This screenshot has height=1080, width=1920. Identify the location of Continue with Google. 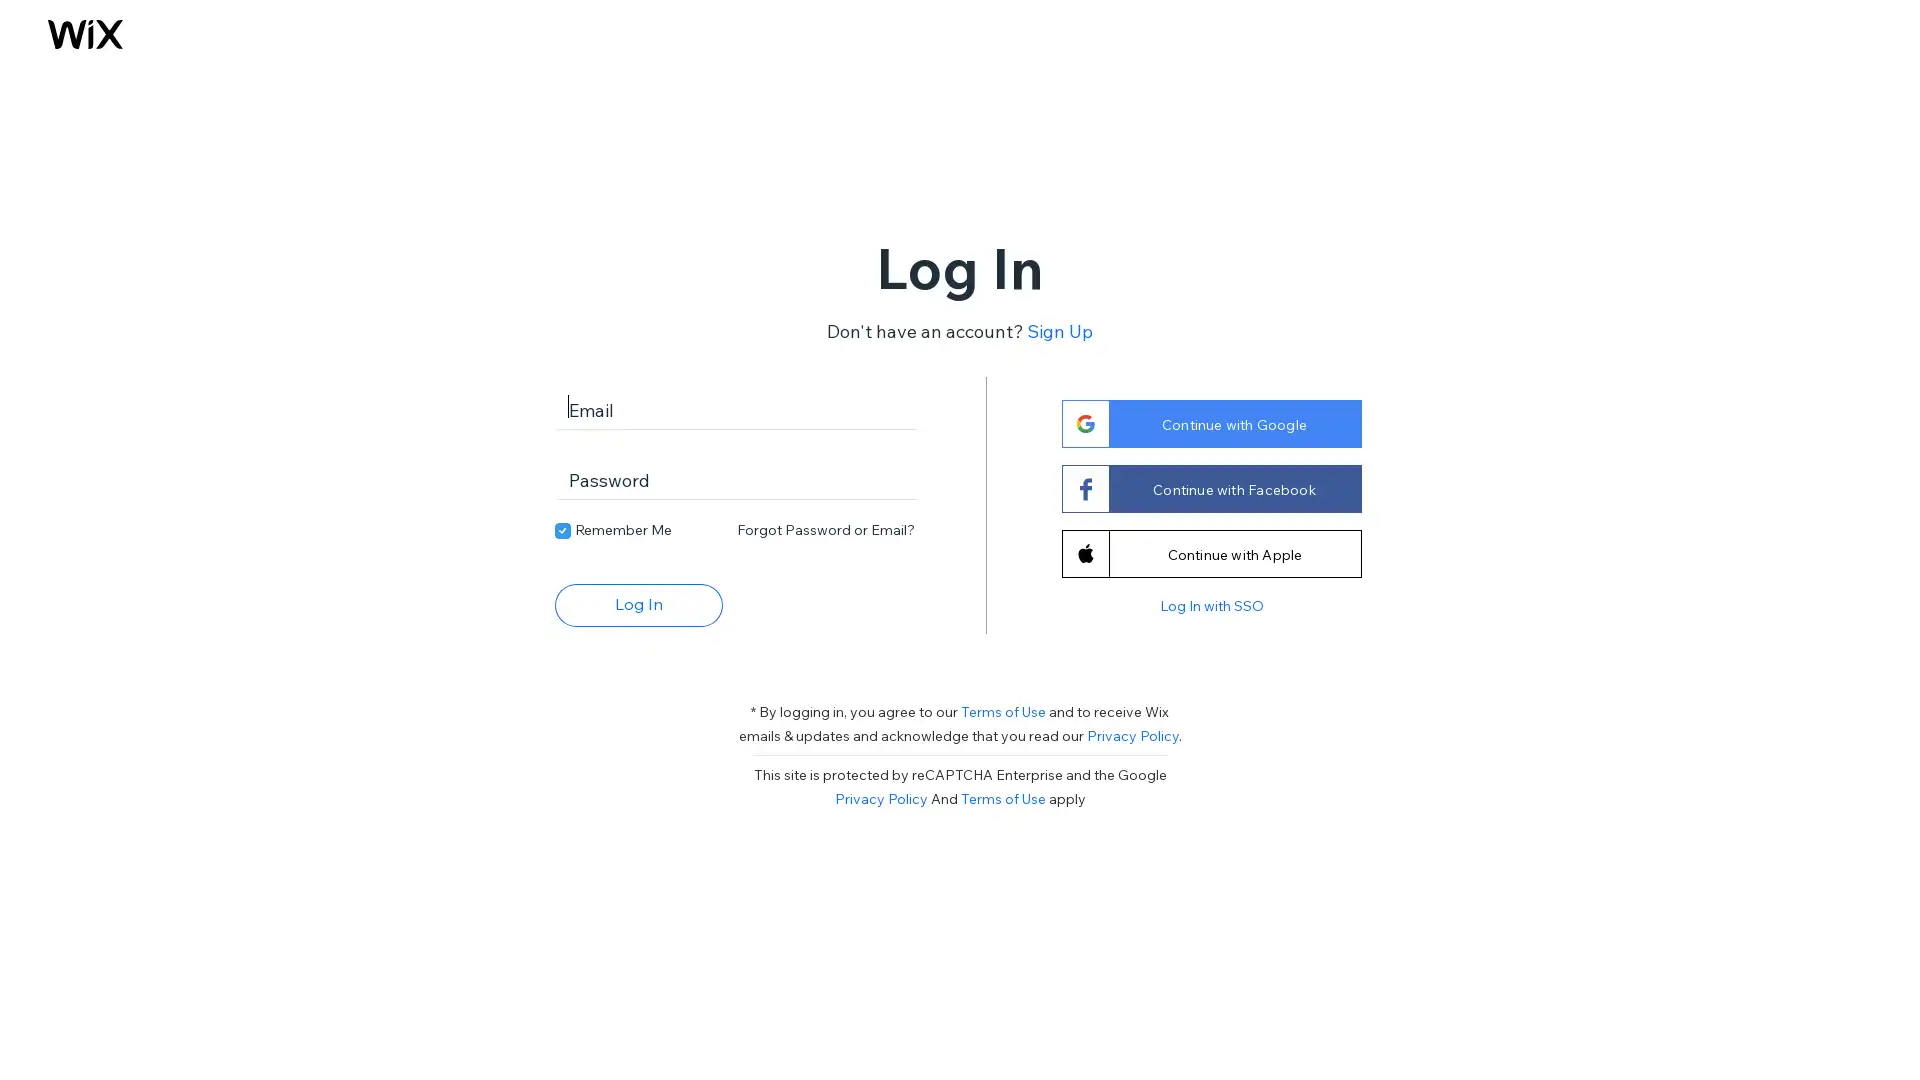
(1209, 422).